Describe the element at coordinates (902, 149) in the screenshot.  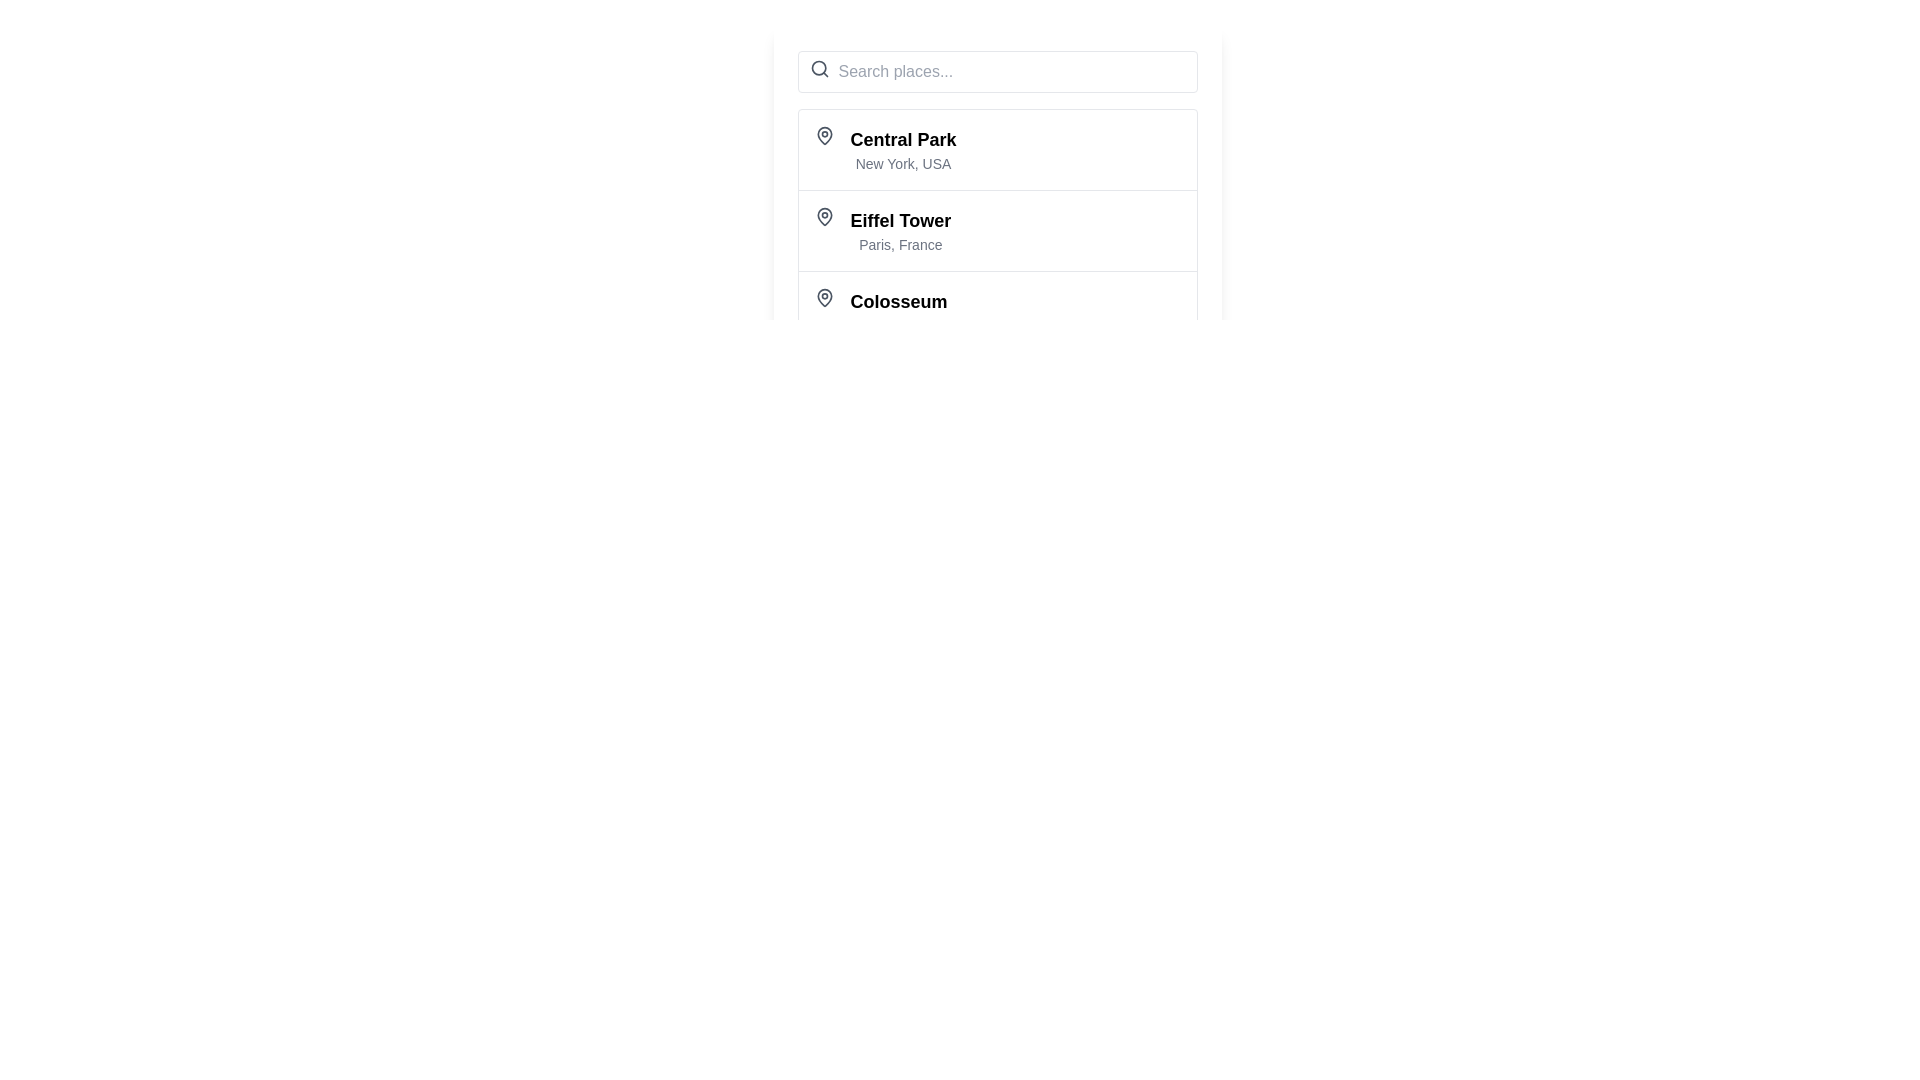
I see `the first item in the location list representing 'Central Park'` at that location.